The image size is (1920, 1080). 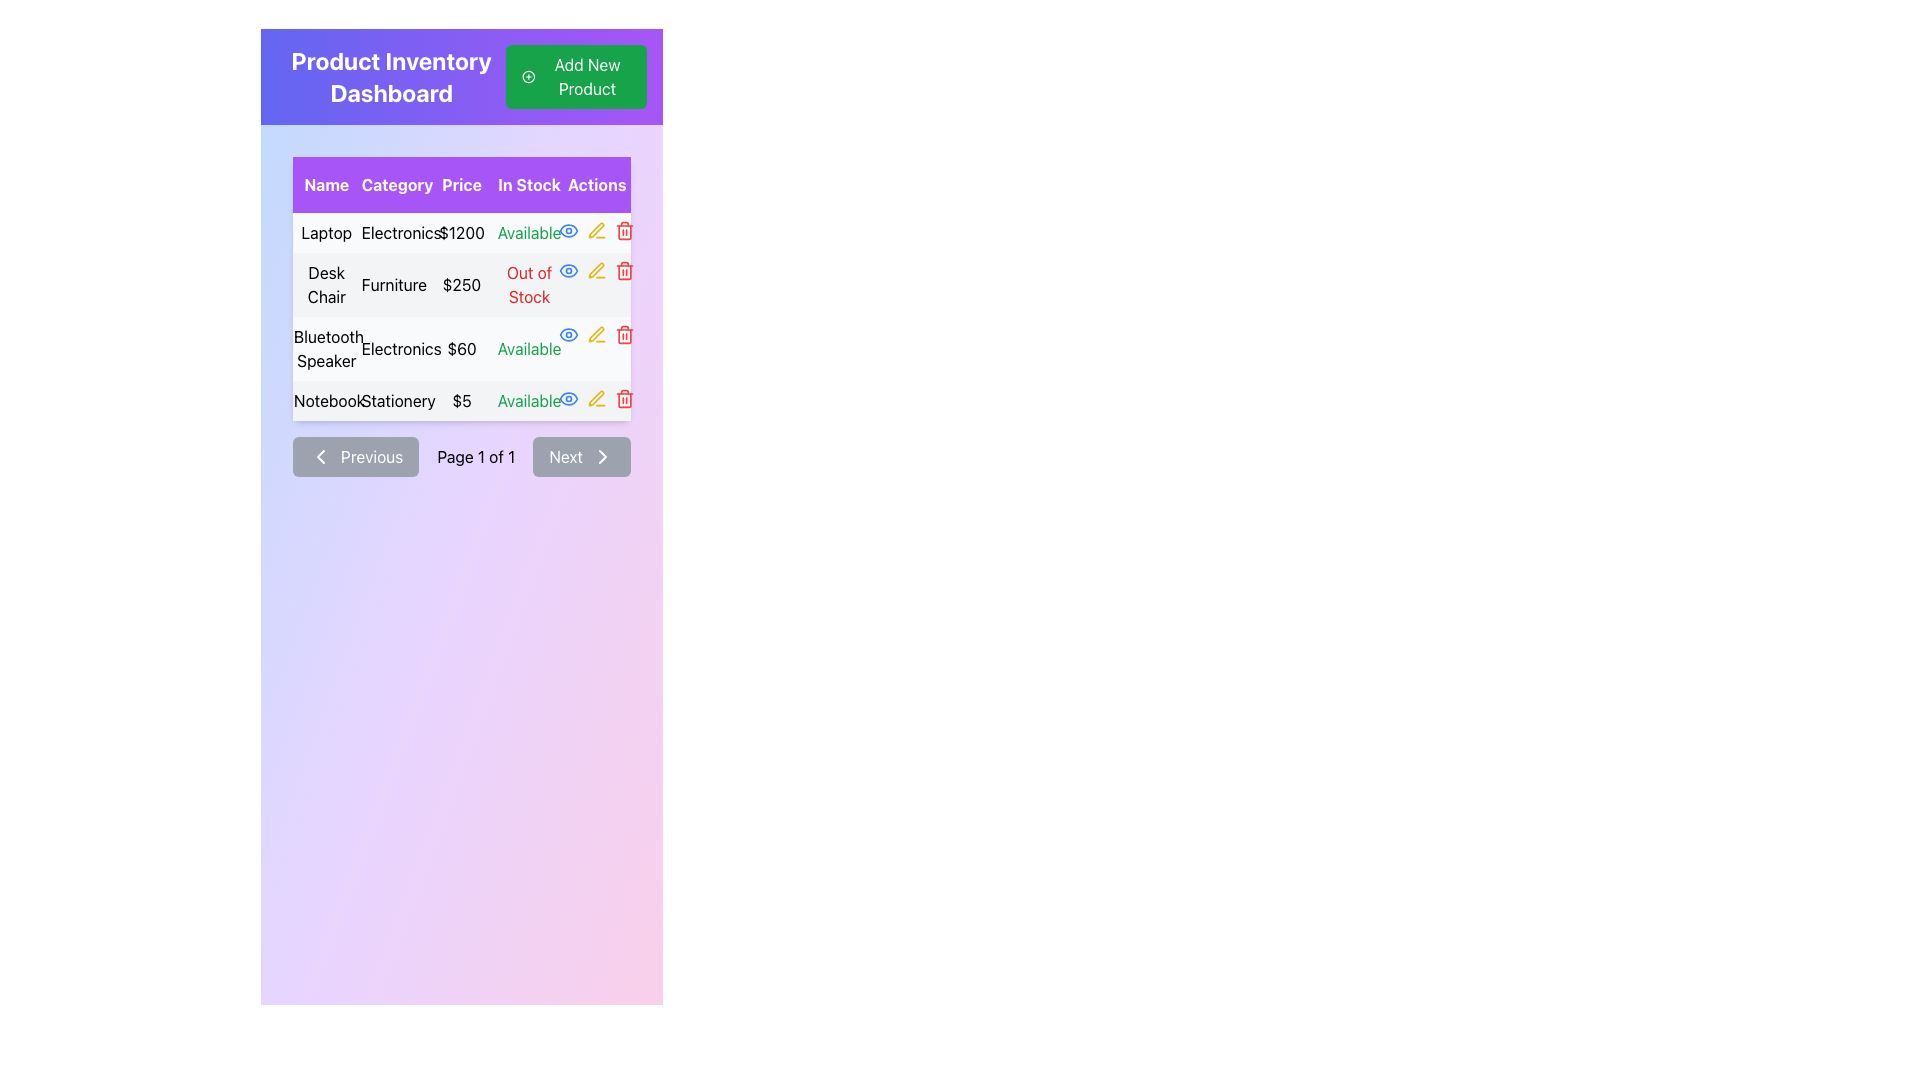 What do you see at coordinates (529, 347) in the screenshot?
I see `the text label displaying 'Available' in green color, located in the third row of the table under the 'In Stock' column` at bounding box center [529, 347].